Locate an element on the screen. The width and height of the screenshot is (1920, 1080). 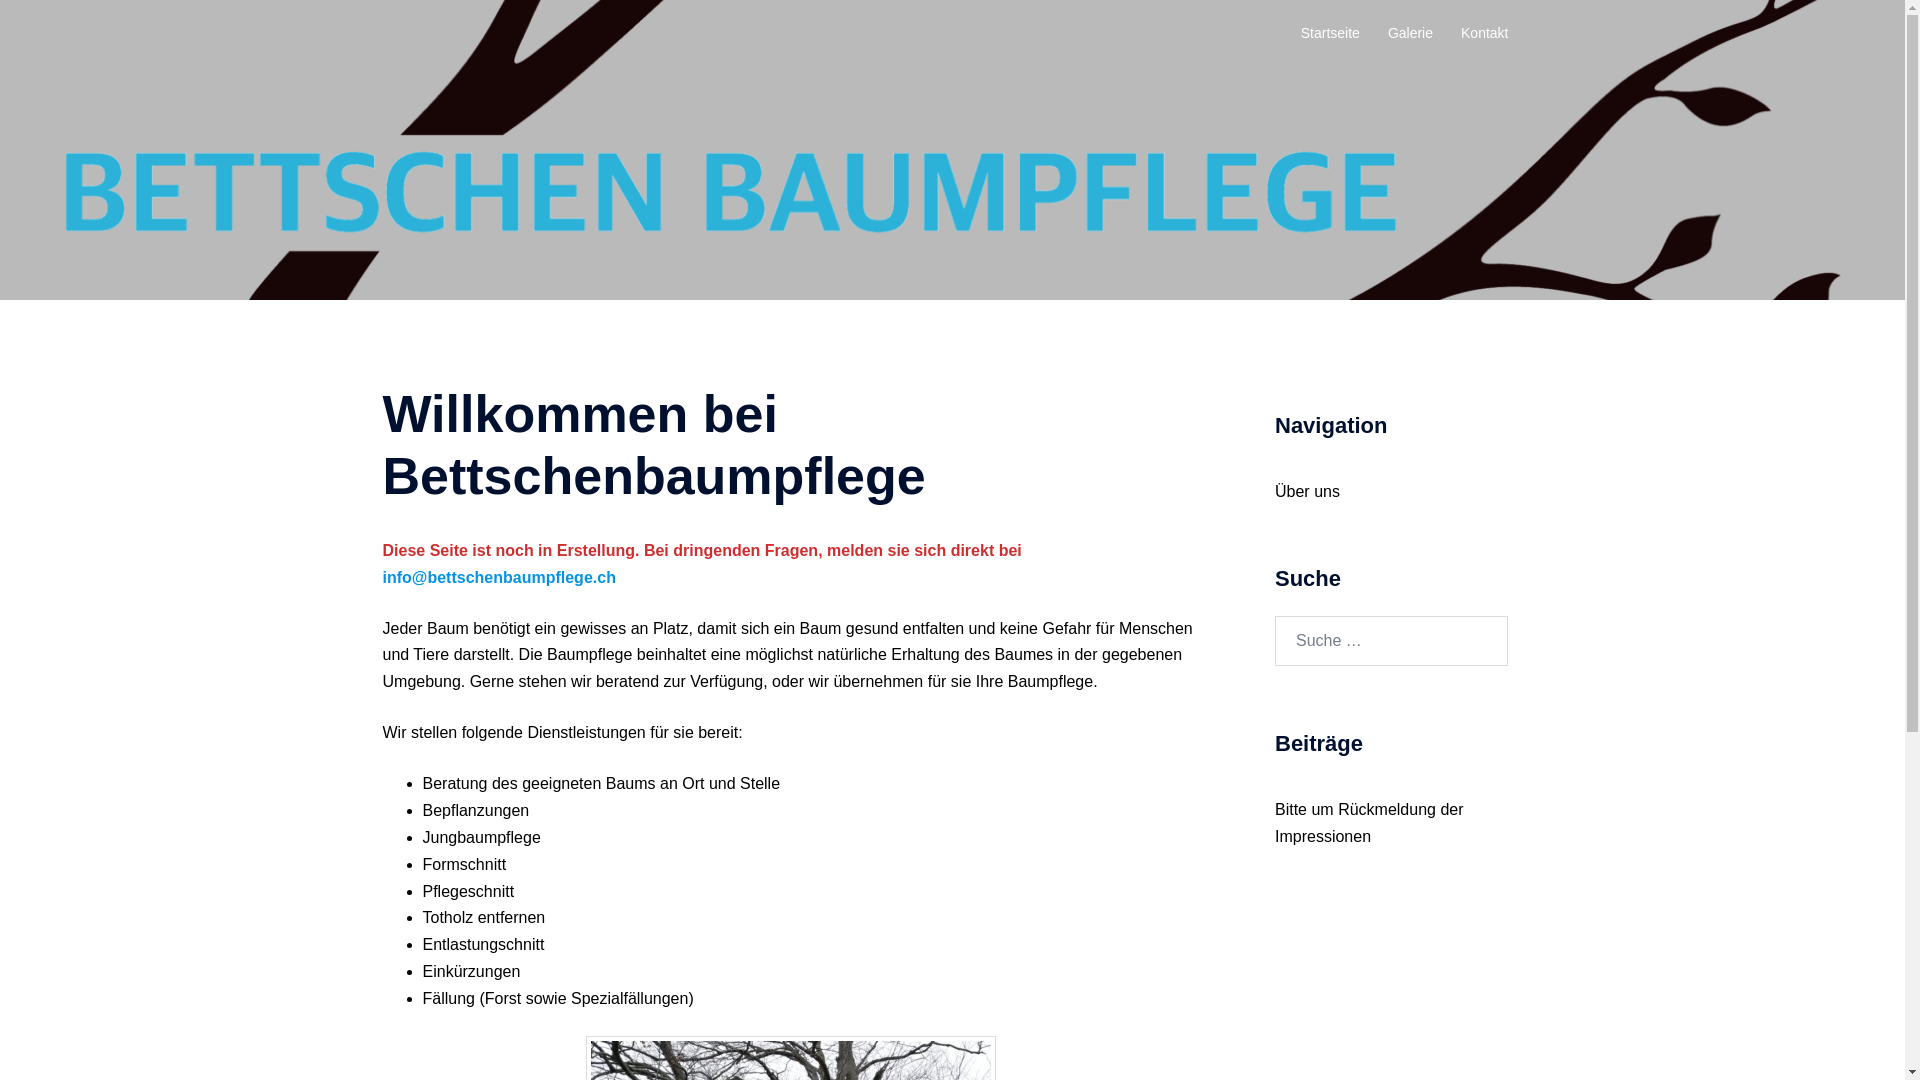
'Galerie' is located at coordinates (1409, 34).